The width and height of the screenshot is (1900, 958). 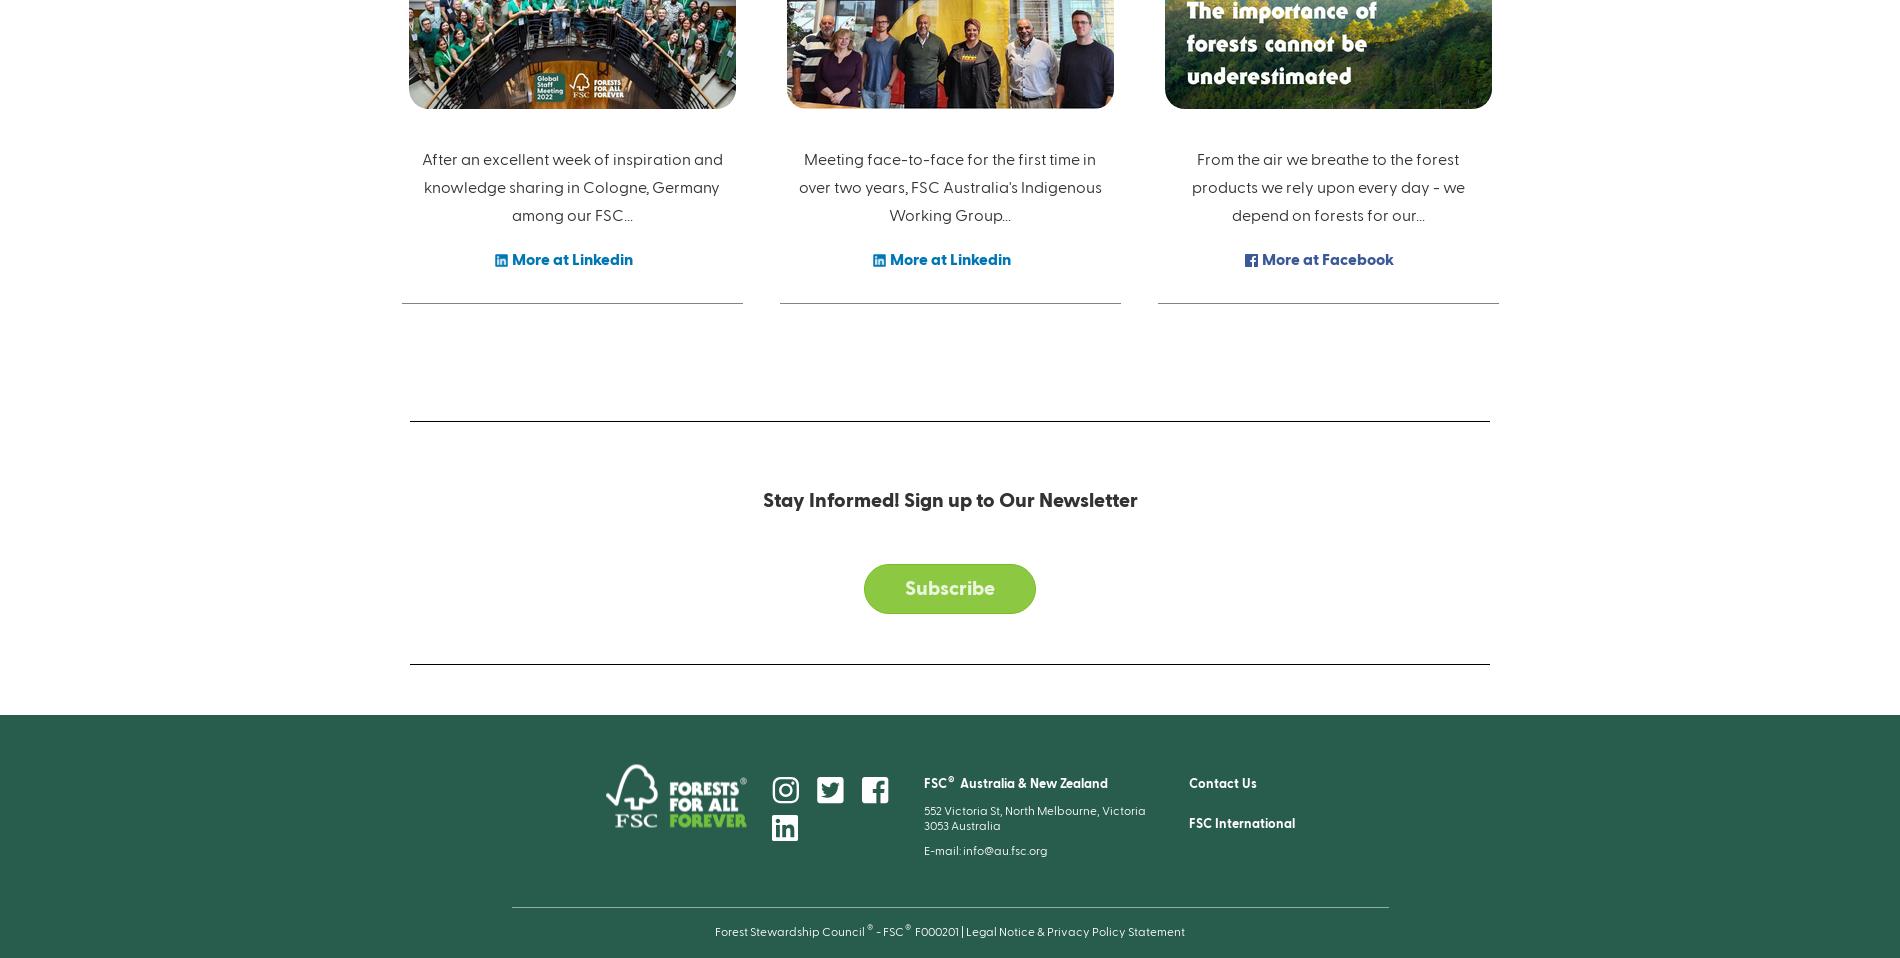 I want to click on 'info@au.fsc.org', so click(x=1004, y=849).